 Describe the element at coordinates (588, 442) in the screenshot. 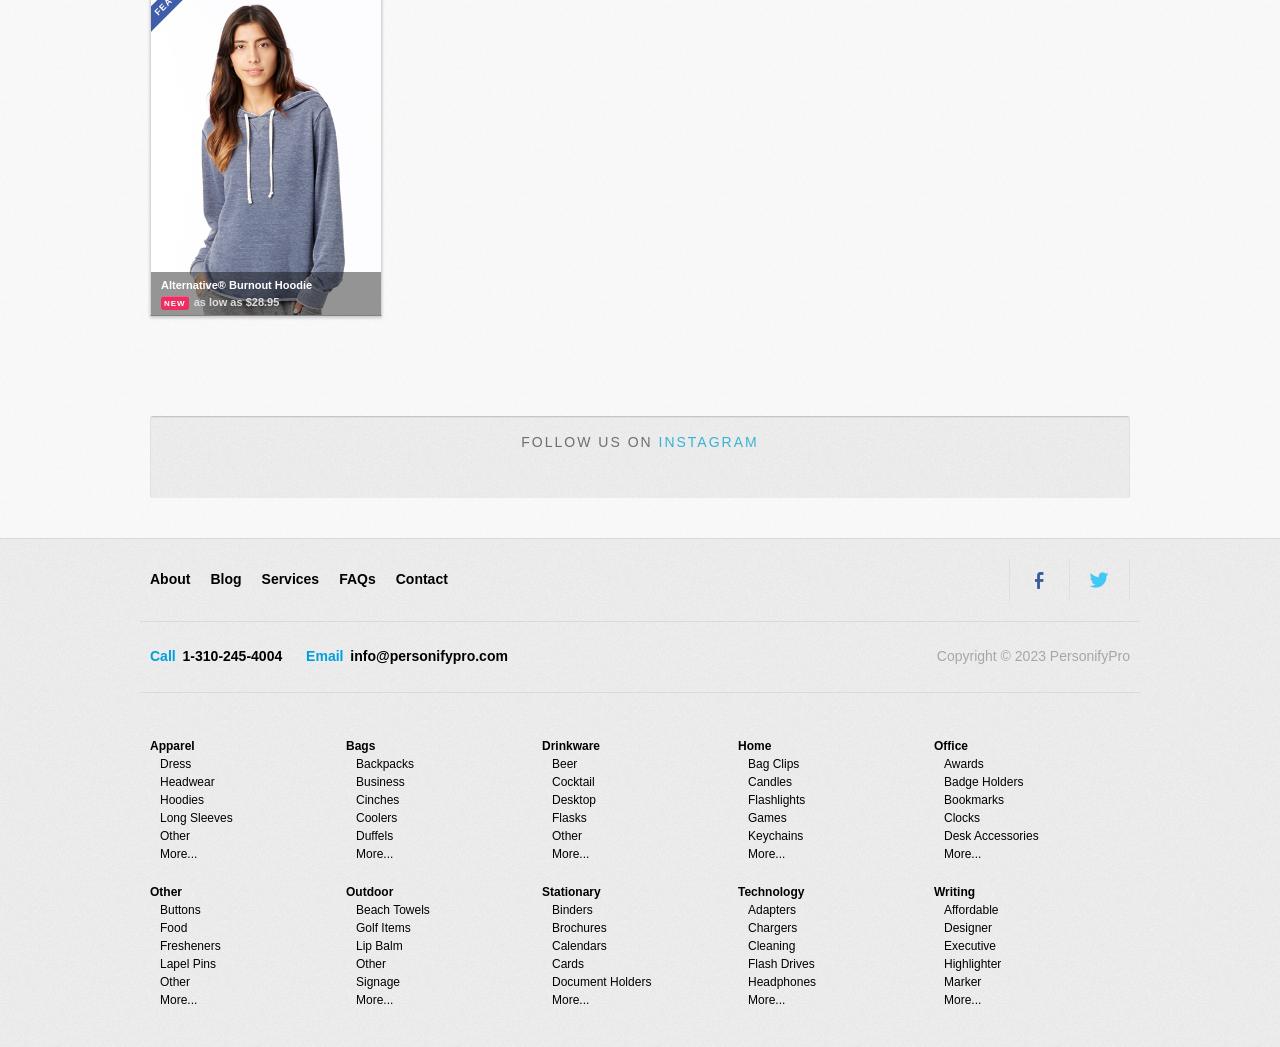

I see `'Follow us on'` at that location.